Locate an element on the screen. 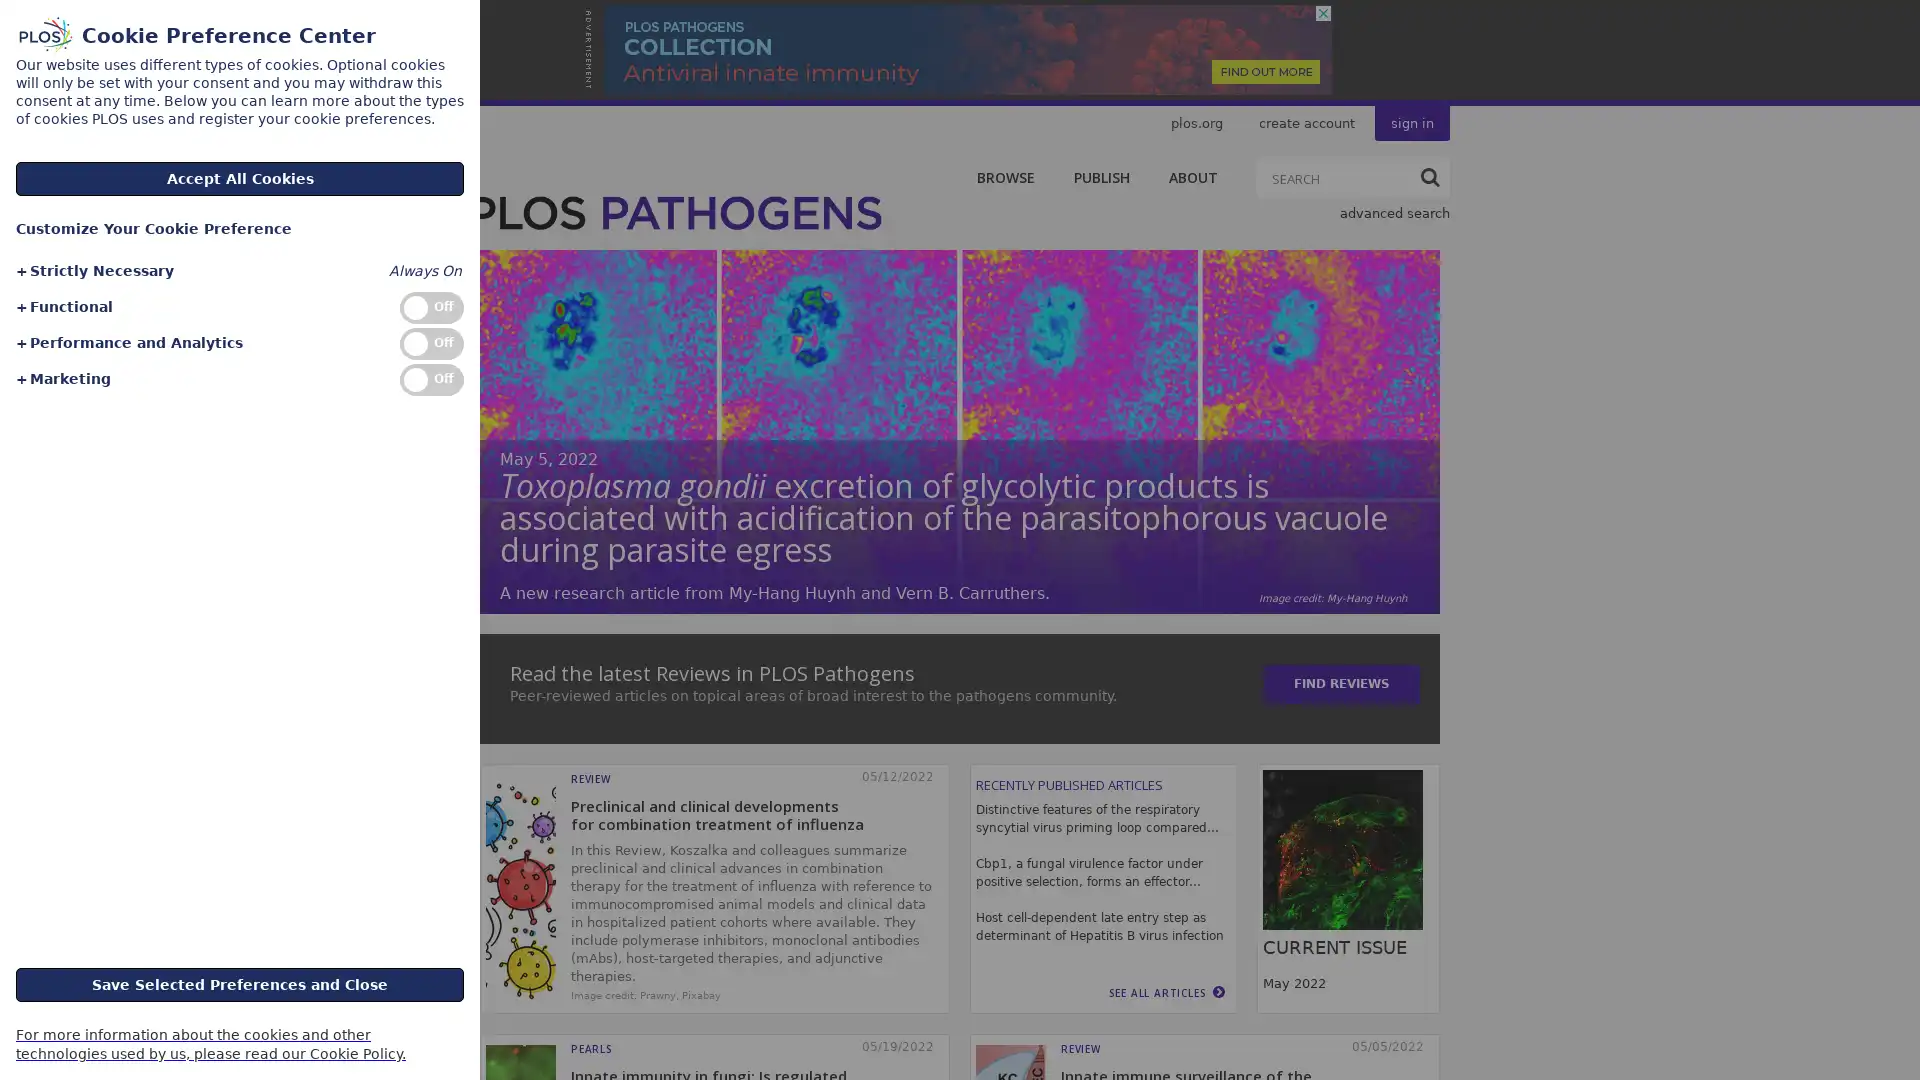 This screenshot has width=1920, height=1080. Toggle explanation of Marketing Cookies. is located at coordinates (62, 379).